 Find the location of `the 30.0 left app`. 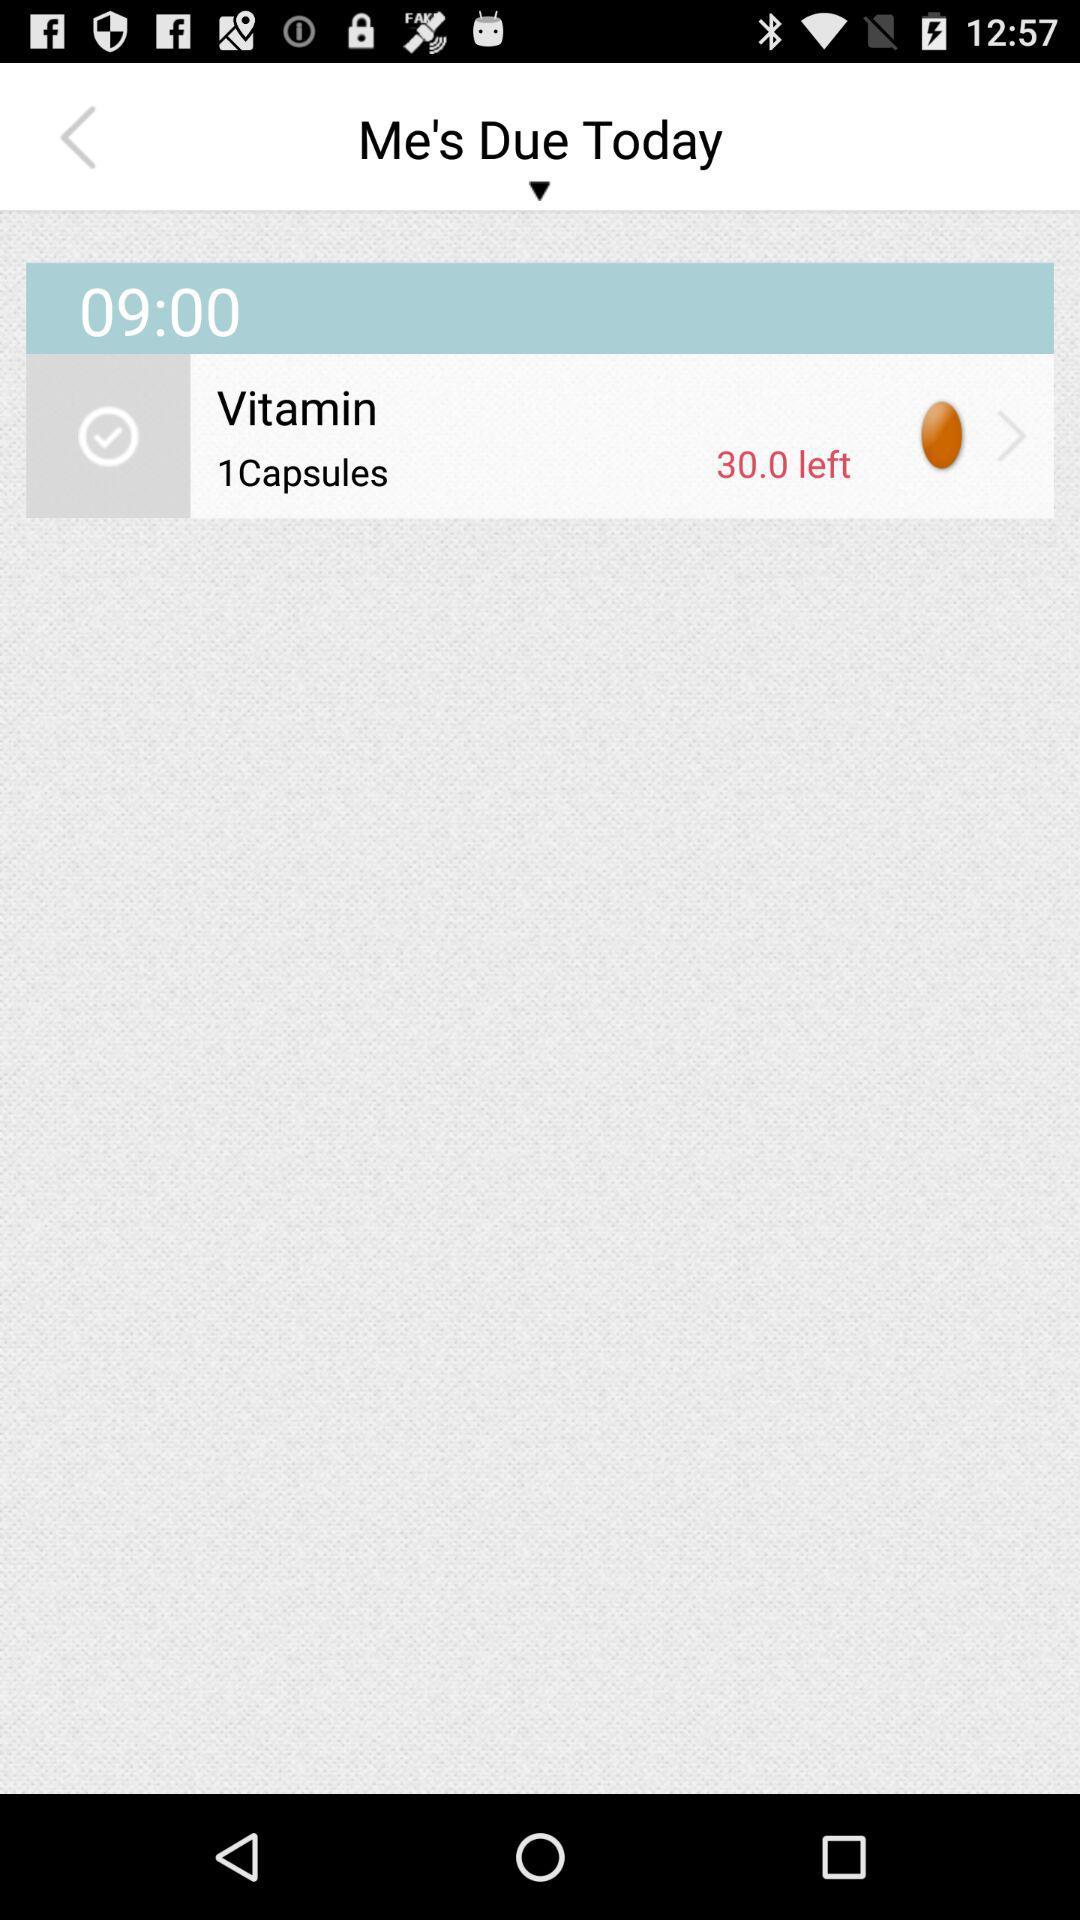

the 30.0 left app is located at coordinates (782, 462).